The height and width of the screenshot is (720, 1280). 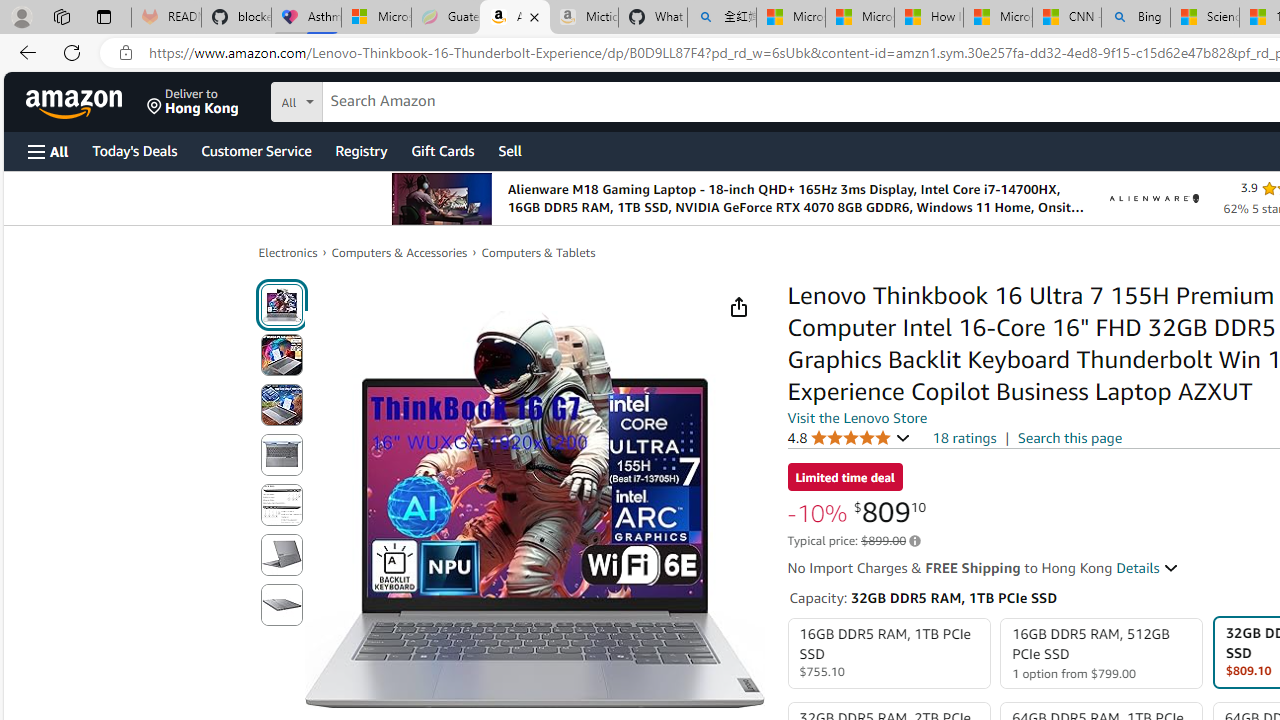 I want to click on 'CNN - MSN', so click(x=1065, y=17).